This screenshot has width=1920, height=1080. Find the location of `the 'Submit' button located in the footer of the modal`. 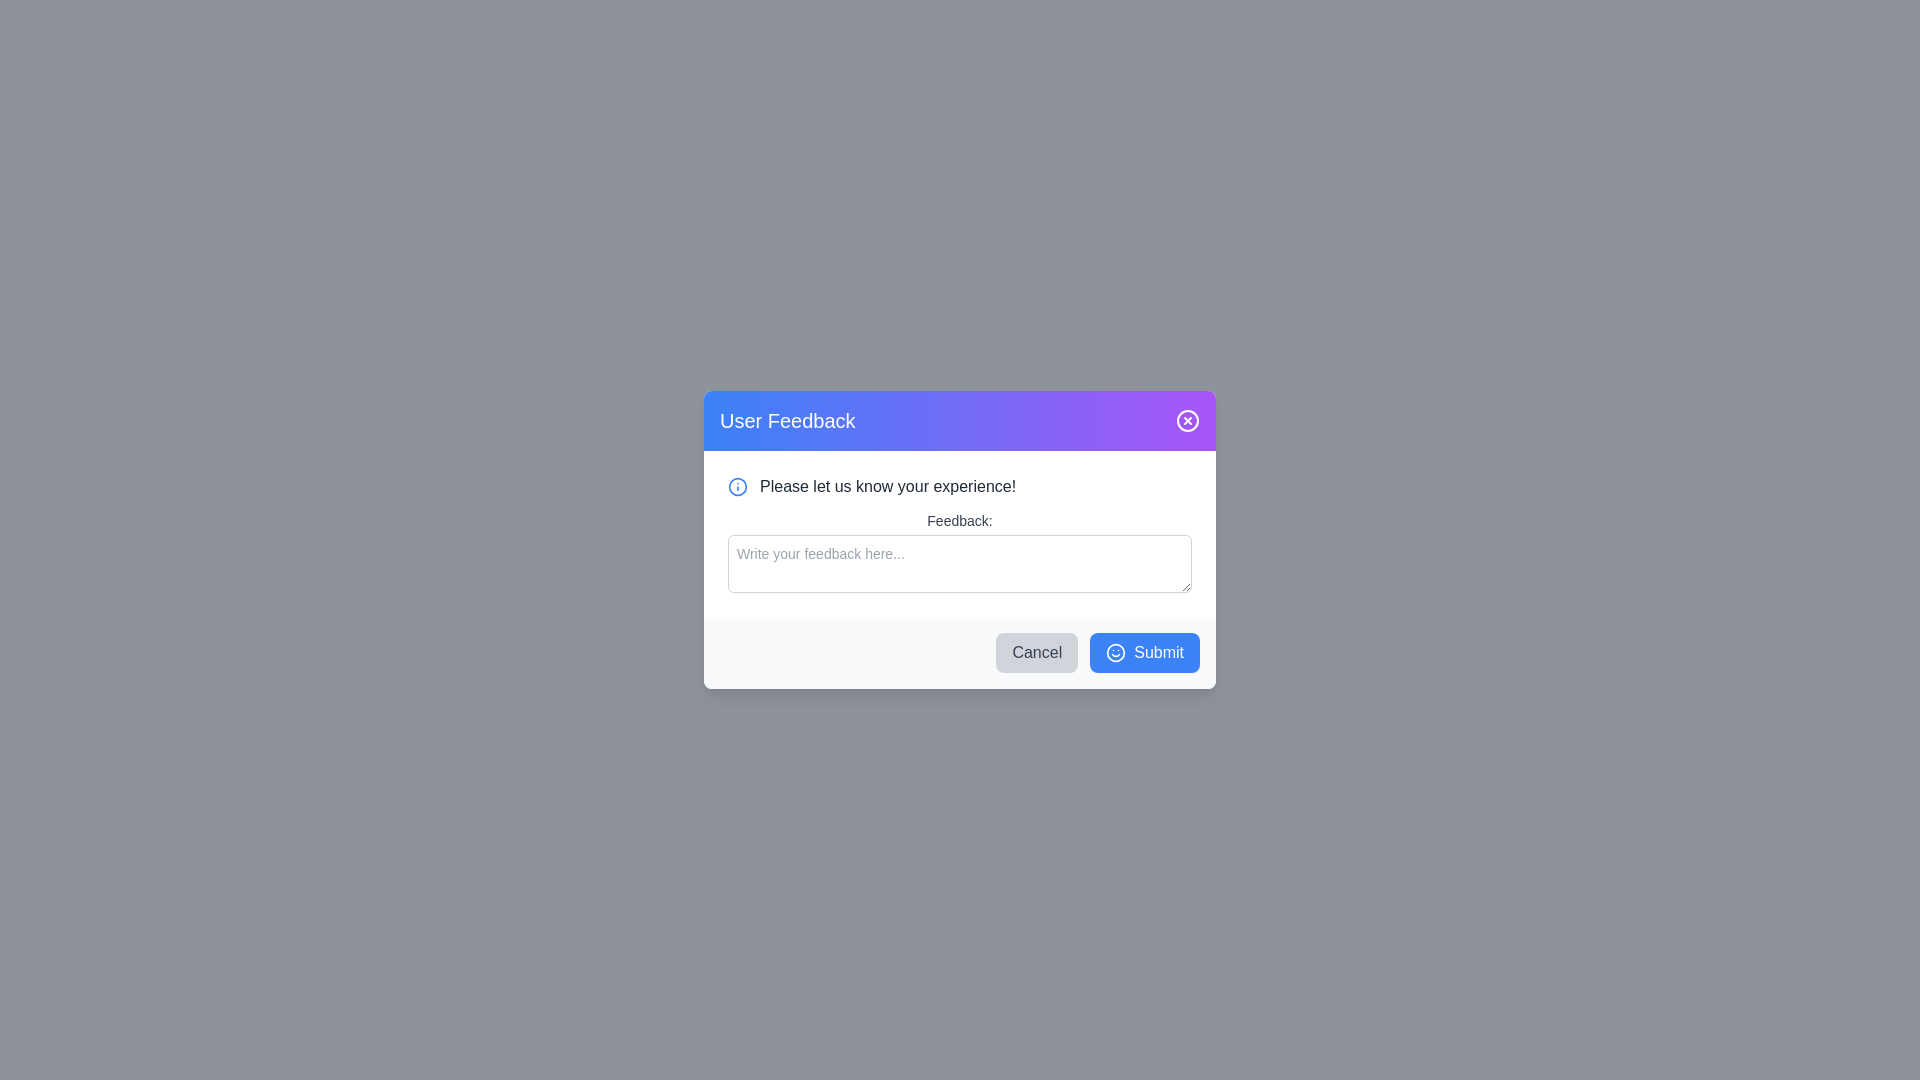

the 'Submit' button located in the footer of the modal is located at coordinates (1145, 652).